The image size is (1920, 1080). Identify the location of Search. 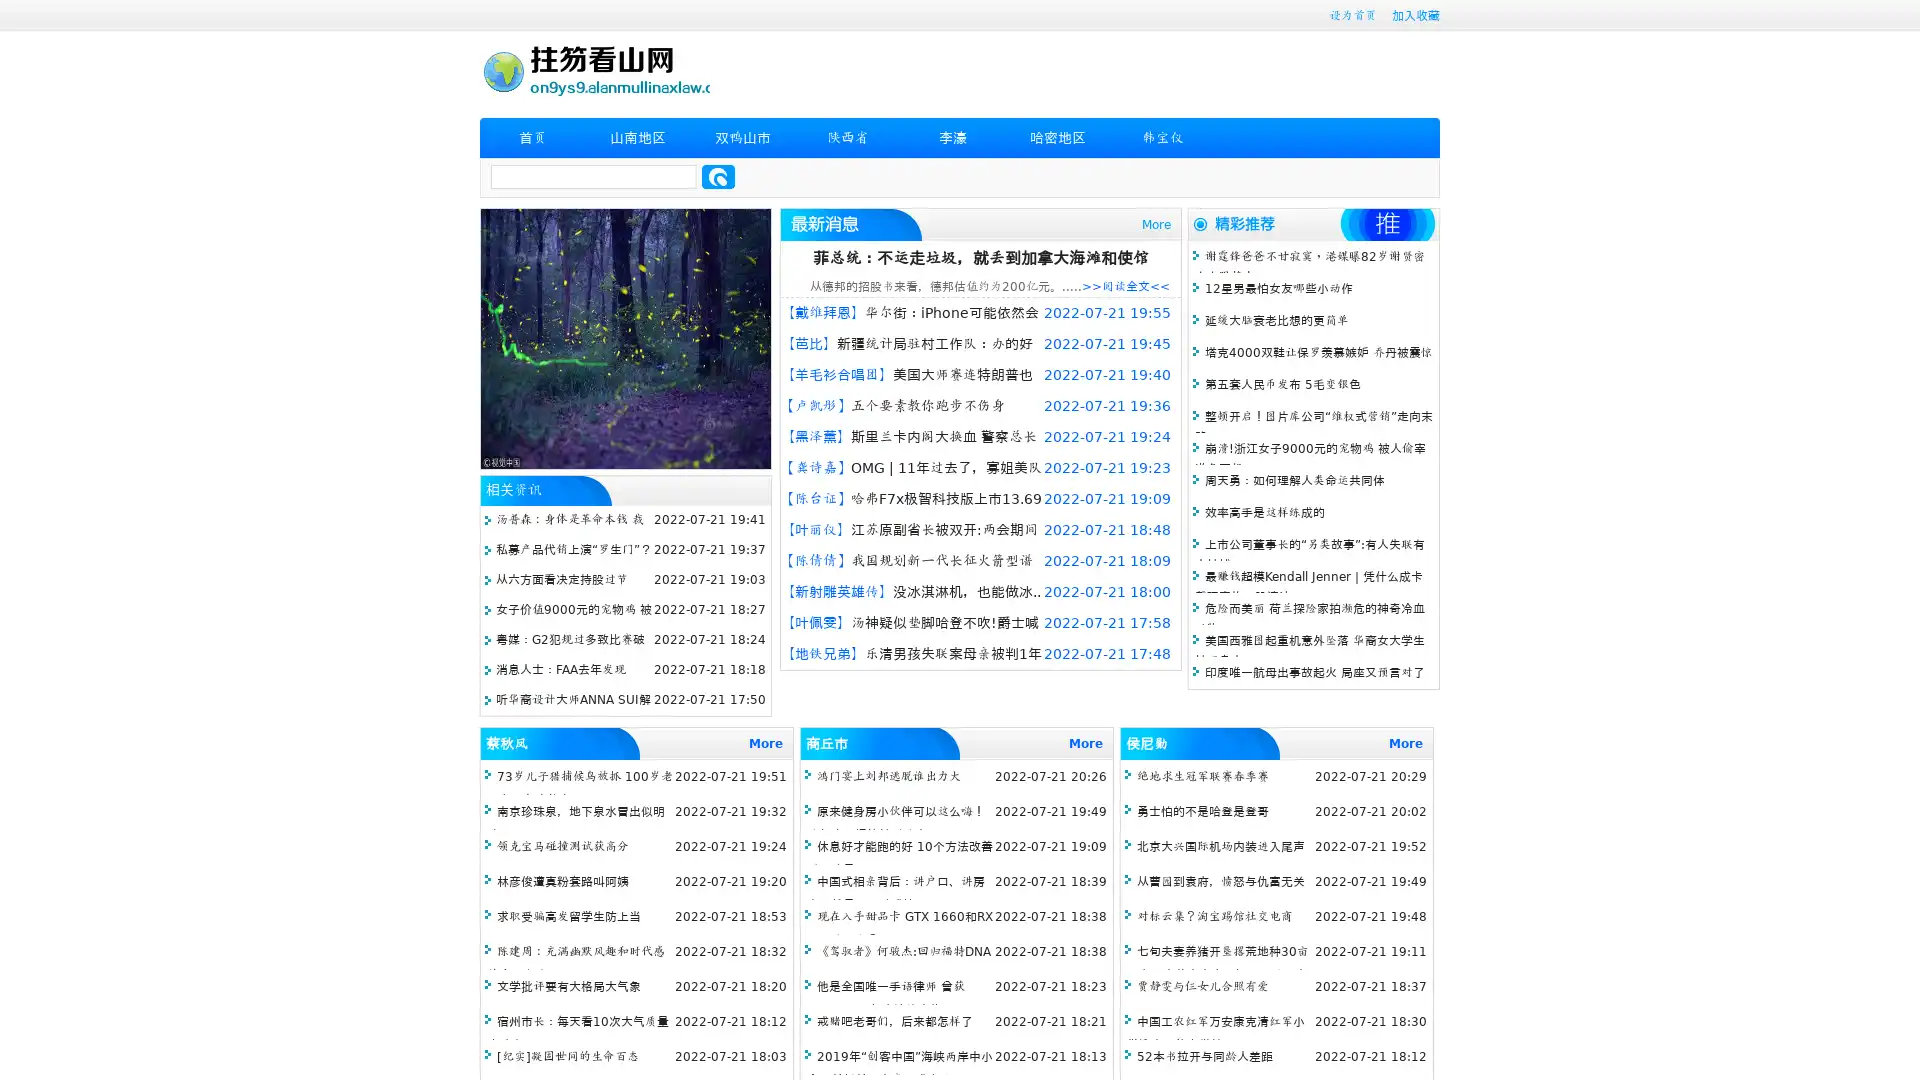
(718, 176).